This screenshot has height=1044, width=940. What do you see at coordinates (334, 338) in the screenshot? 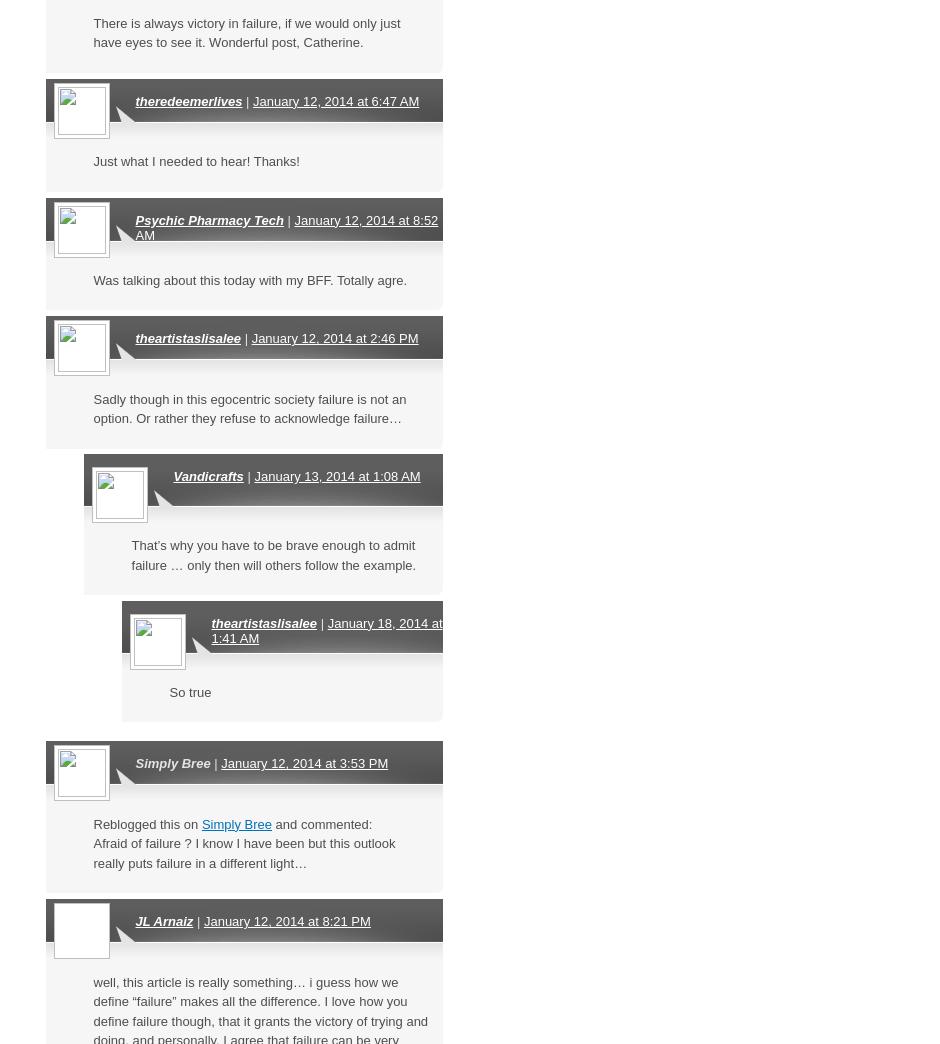
I see `'January 12, 2014 at 2:46 PM'` at bounding box center [334, 338].